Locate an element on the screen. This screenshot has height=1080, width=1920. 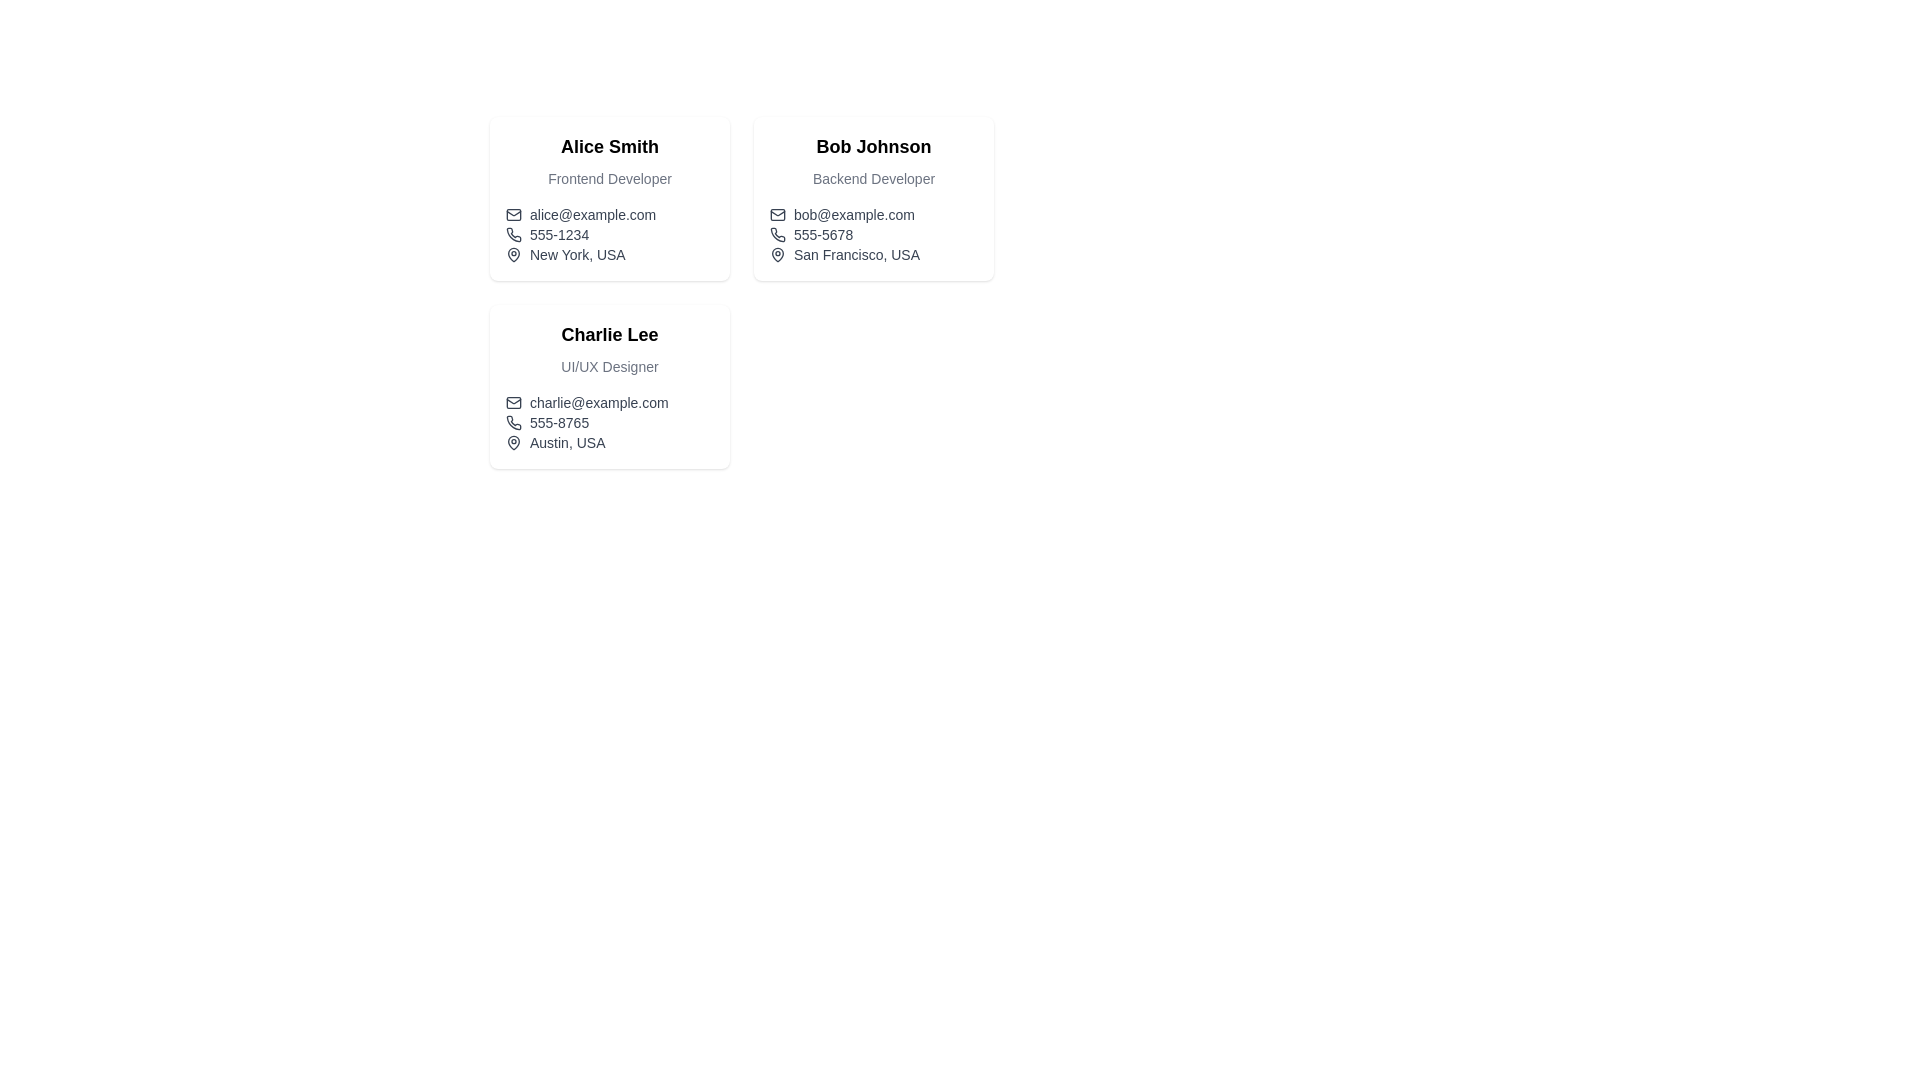
the header text displaying 'Alice Smith' which is centrally aligned at the top of the user profile card is located at coordinates (608, 145).